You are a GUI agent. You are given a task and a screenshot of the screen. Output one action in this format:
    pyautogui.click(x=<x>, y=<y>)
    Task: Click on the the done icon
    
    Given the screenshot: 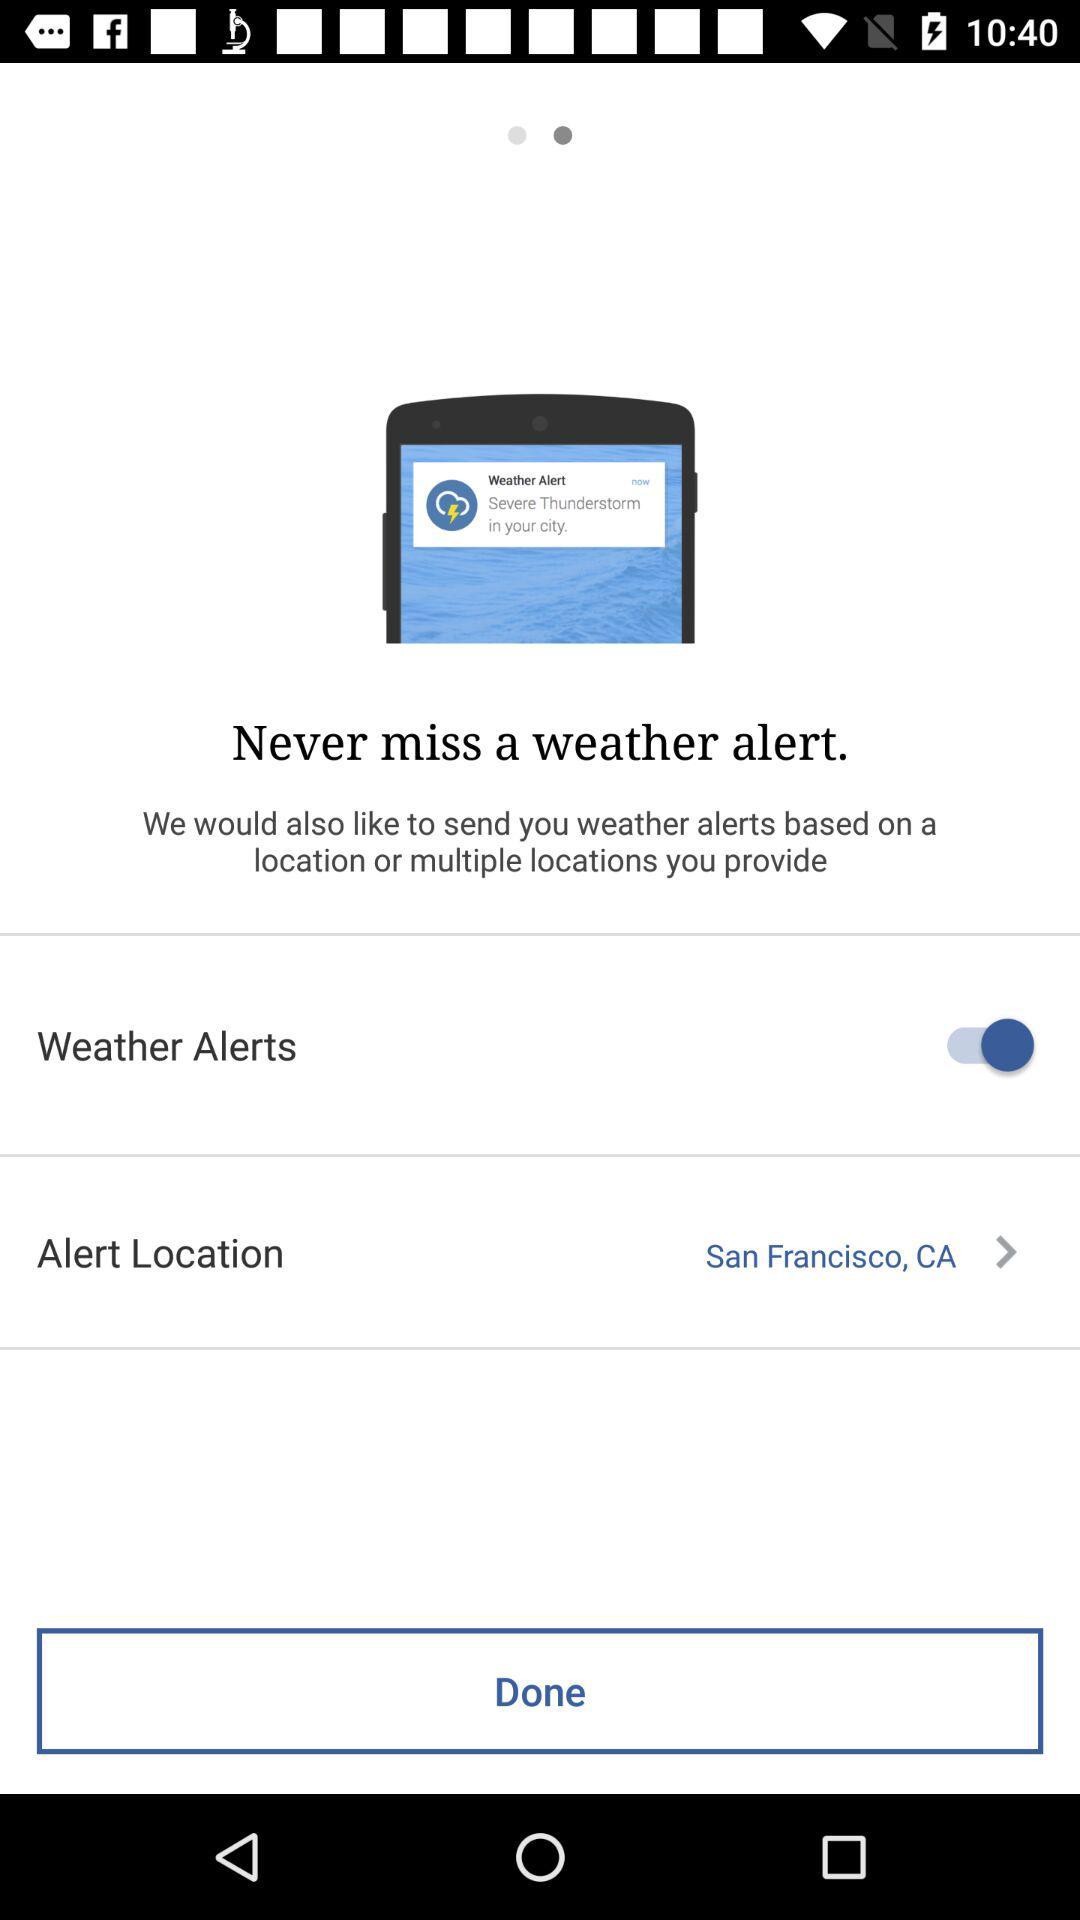 What is the action you would take?
    pyautogui.click(x=540, y=1690)
    